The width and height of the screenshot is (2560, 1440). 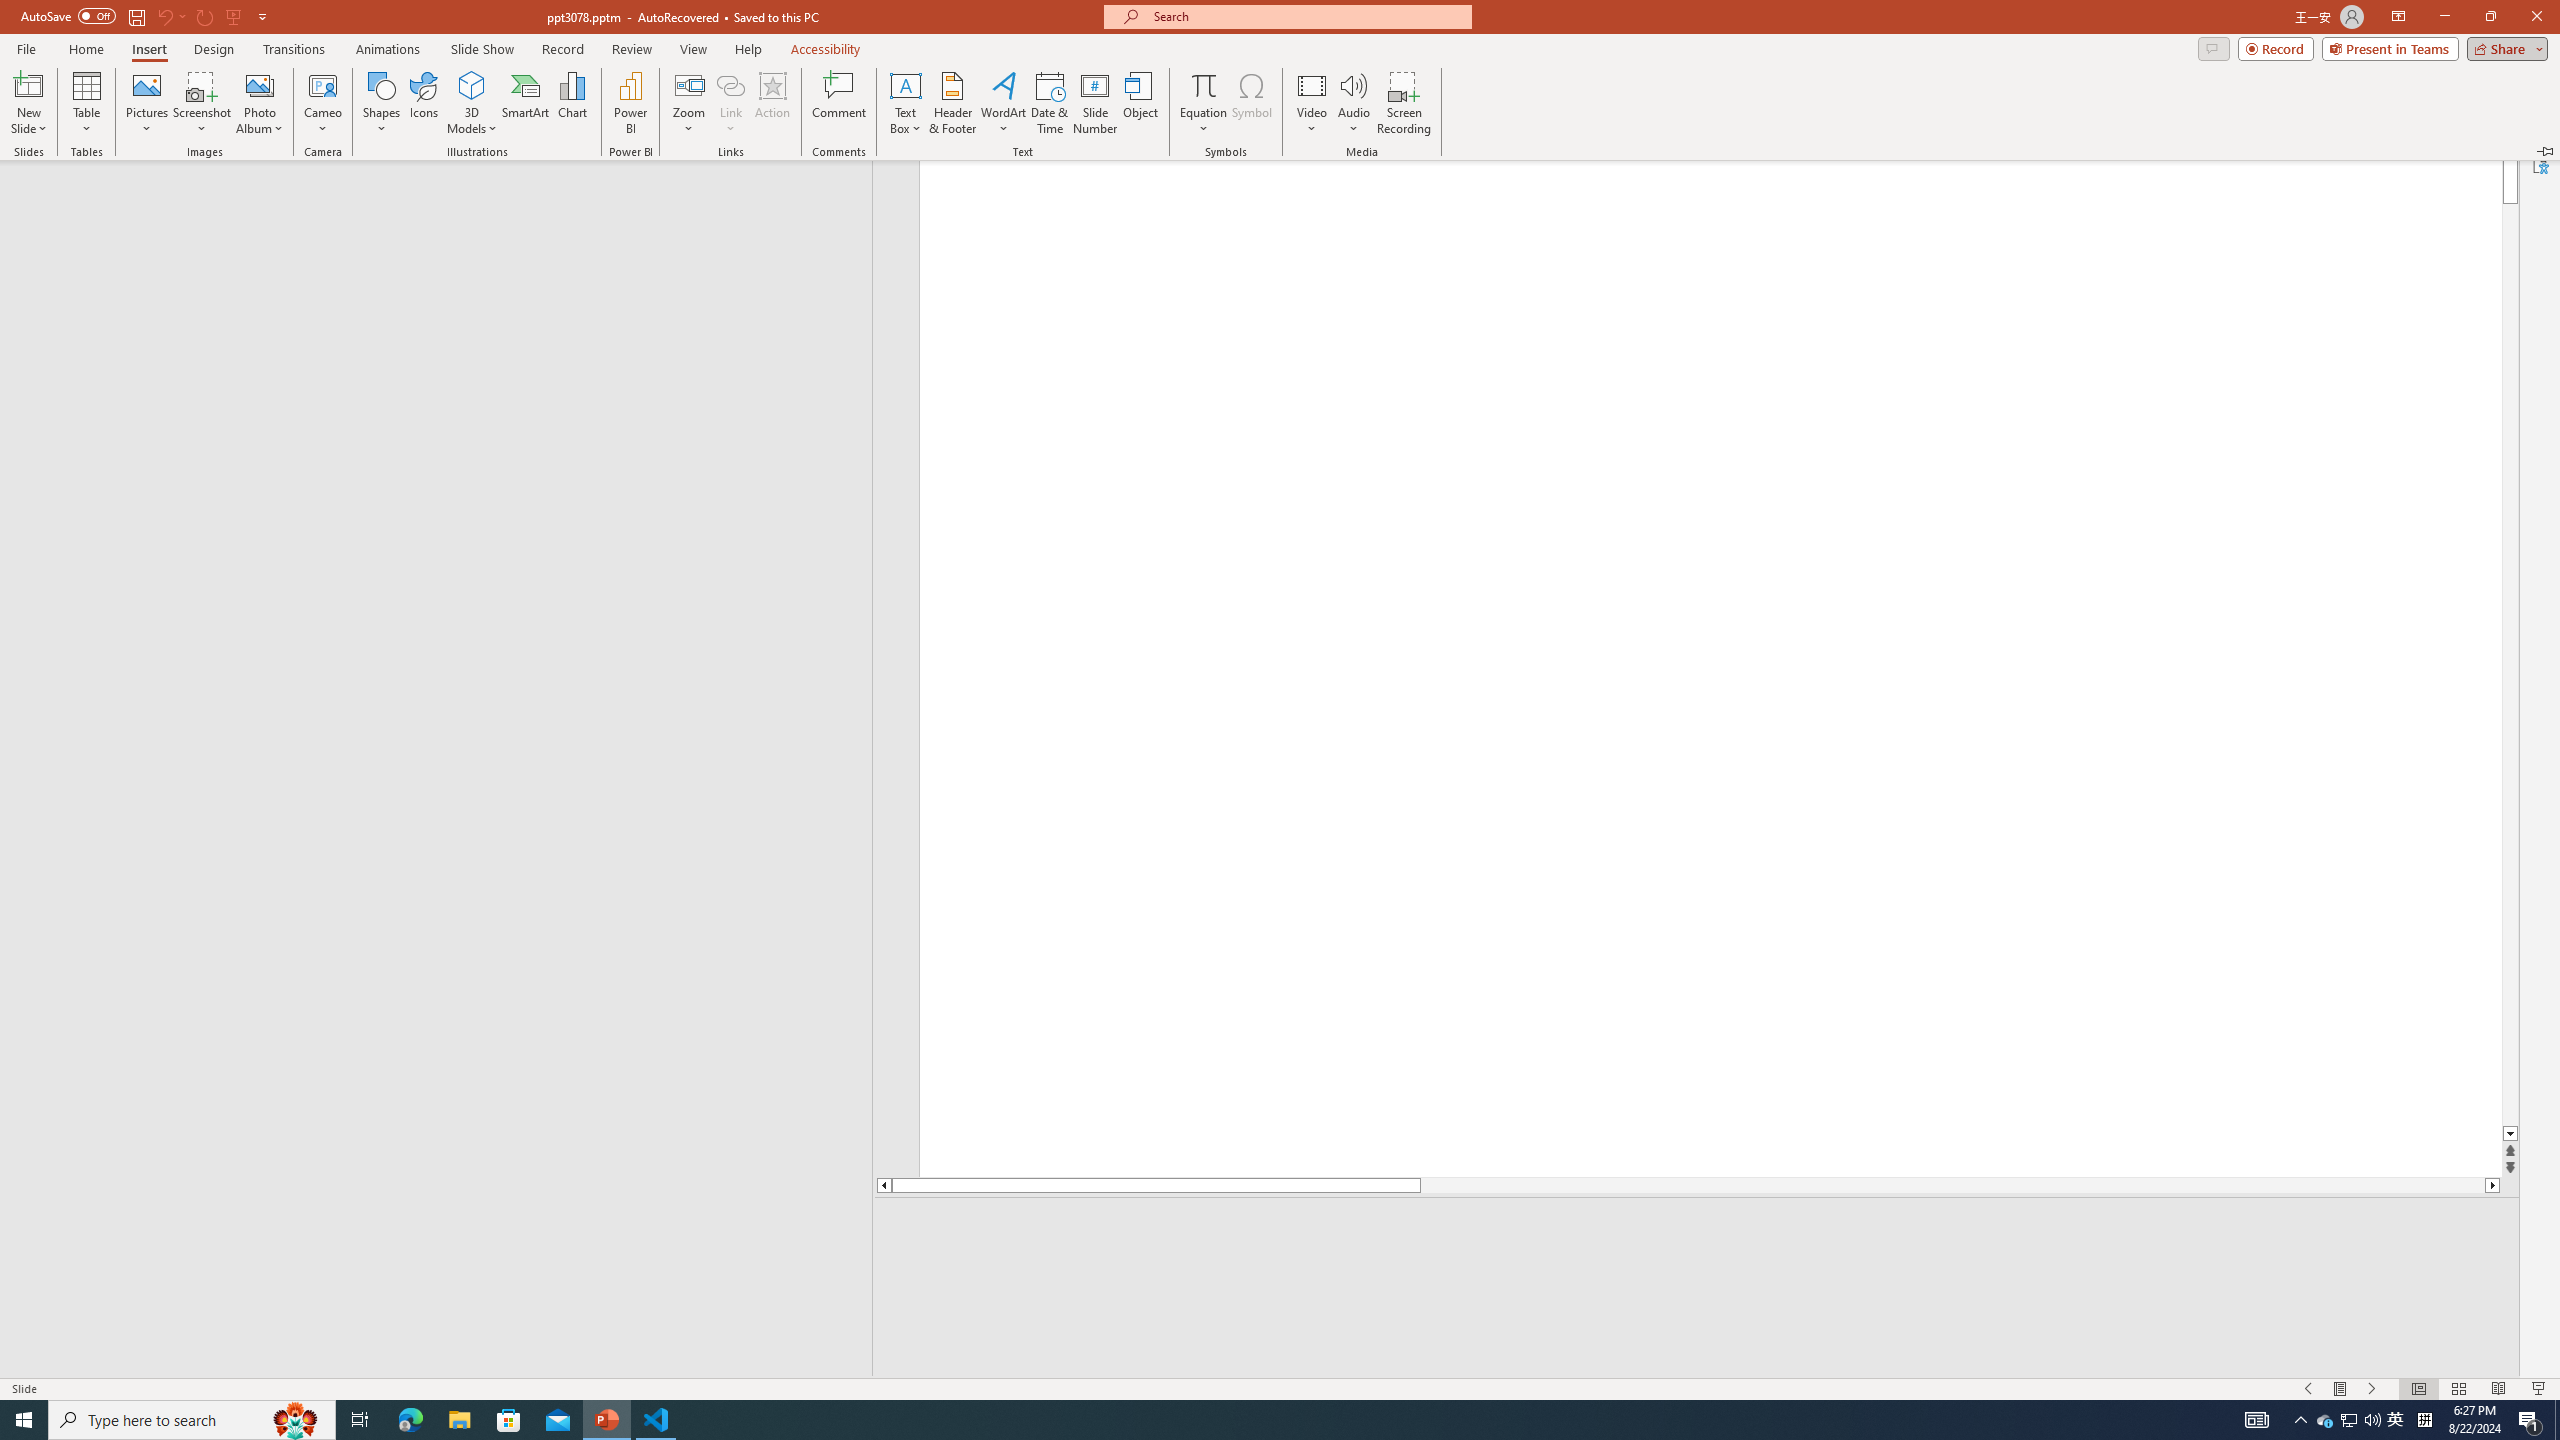 What do you see at coordinates (2308, 1389) in the screenshot?
I see `'Slide Show Previous On'` at bounding box center [2308, 1389].